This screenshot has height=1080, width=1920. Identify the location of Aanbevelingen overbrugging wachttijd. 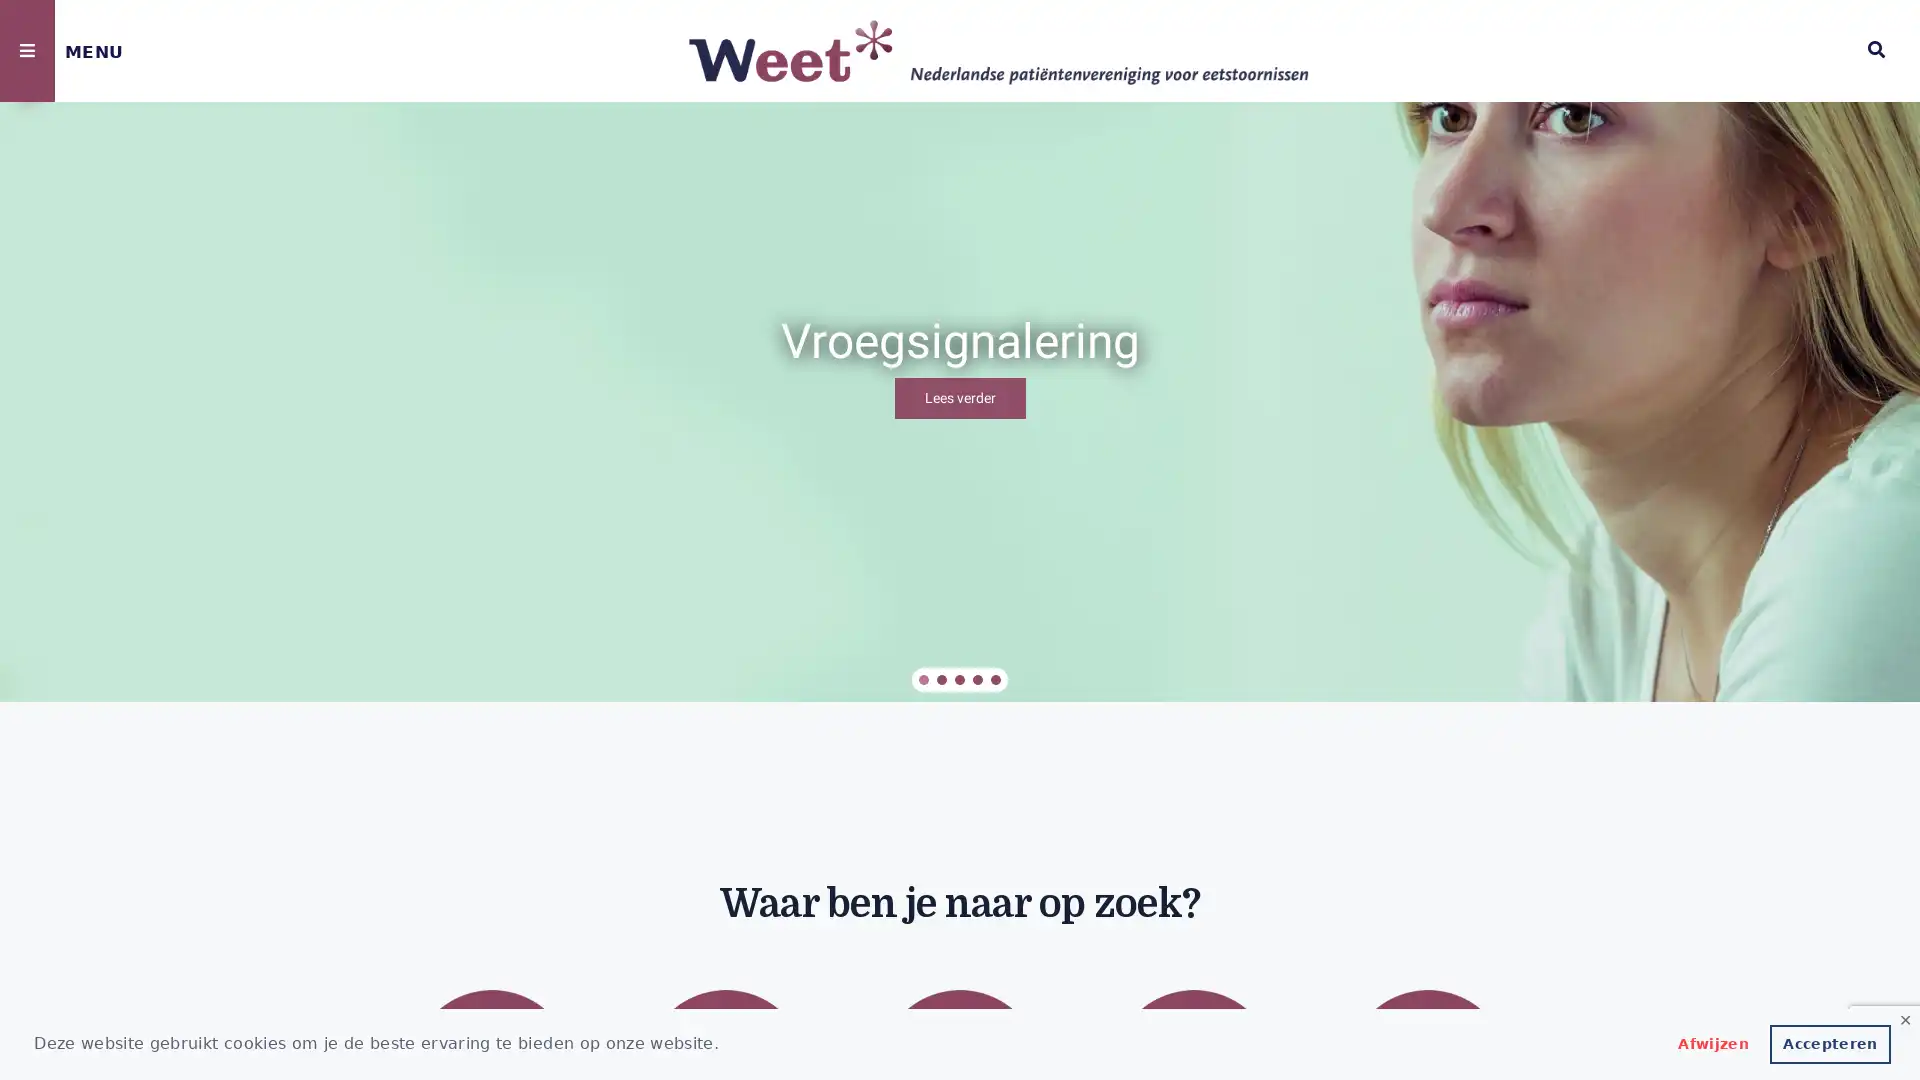
(978, 678).